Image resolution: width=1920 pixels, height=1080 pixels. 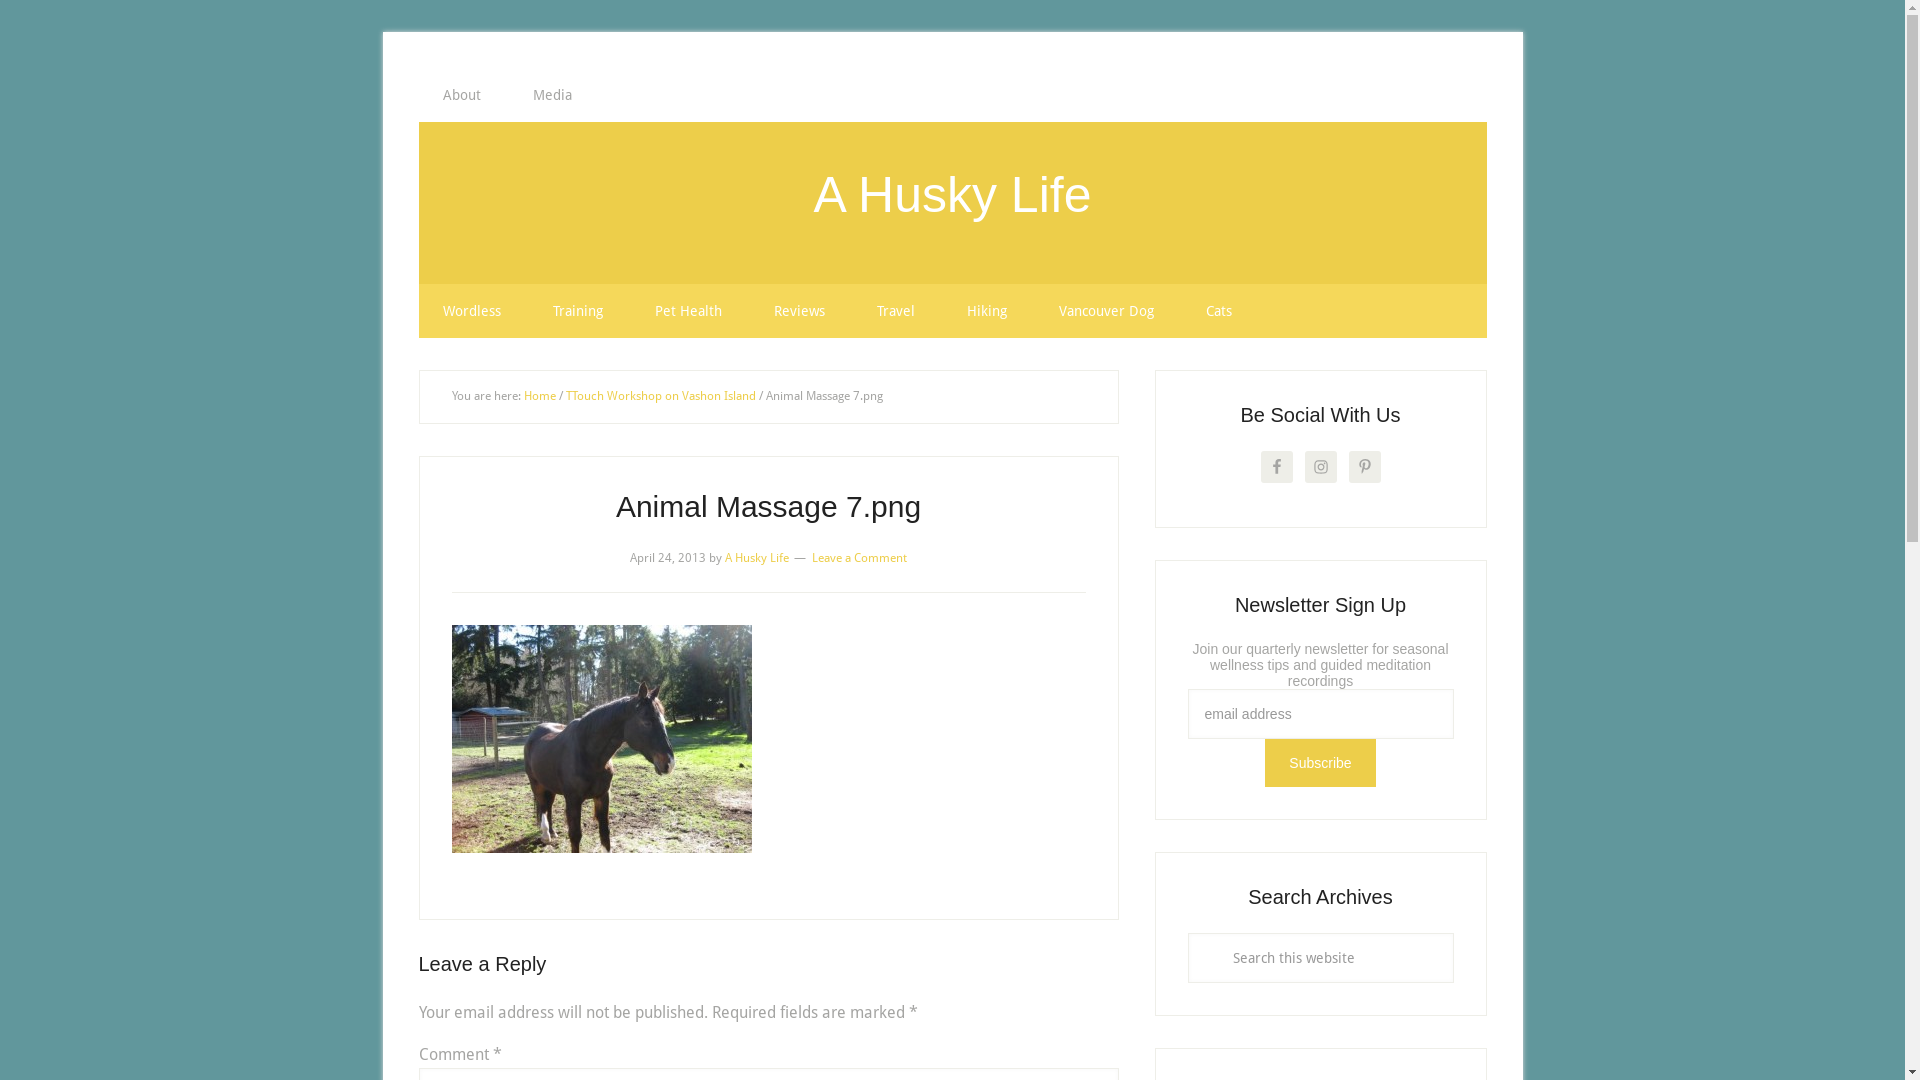 What do you see at coordinates (1452, 932) in the screenshot?
I see `'Search'` at bounding box center [1452, 932].